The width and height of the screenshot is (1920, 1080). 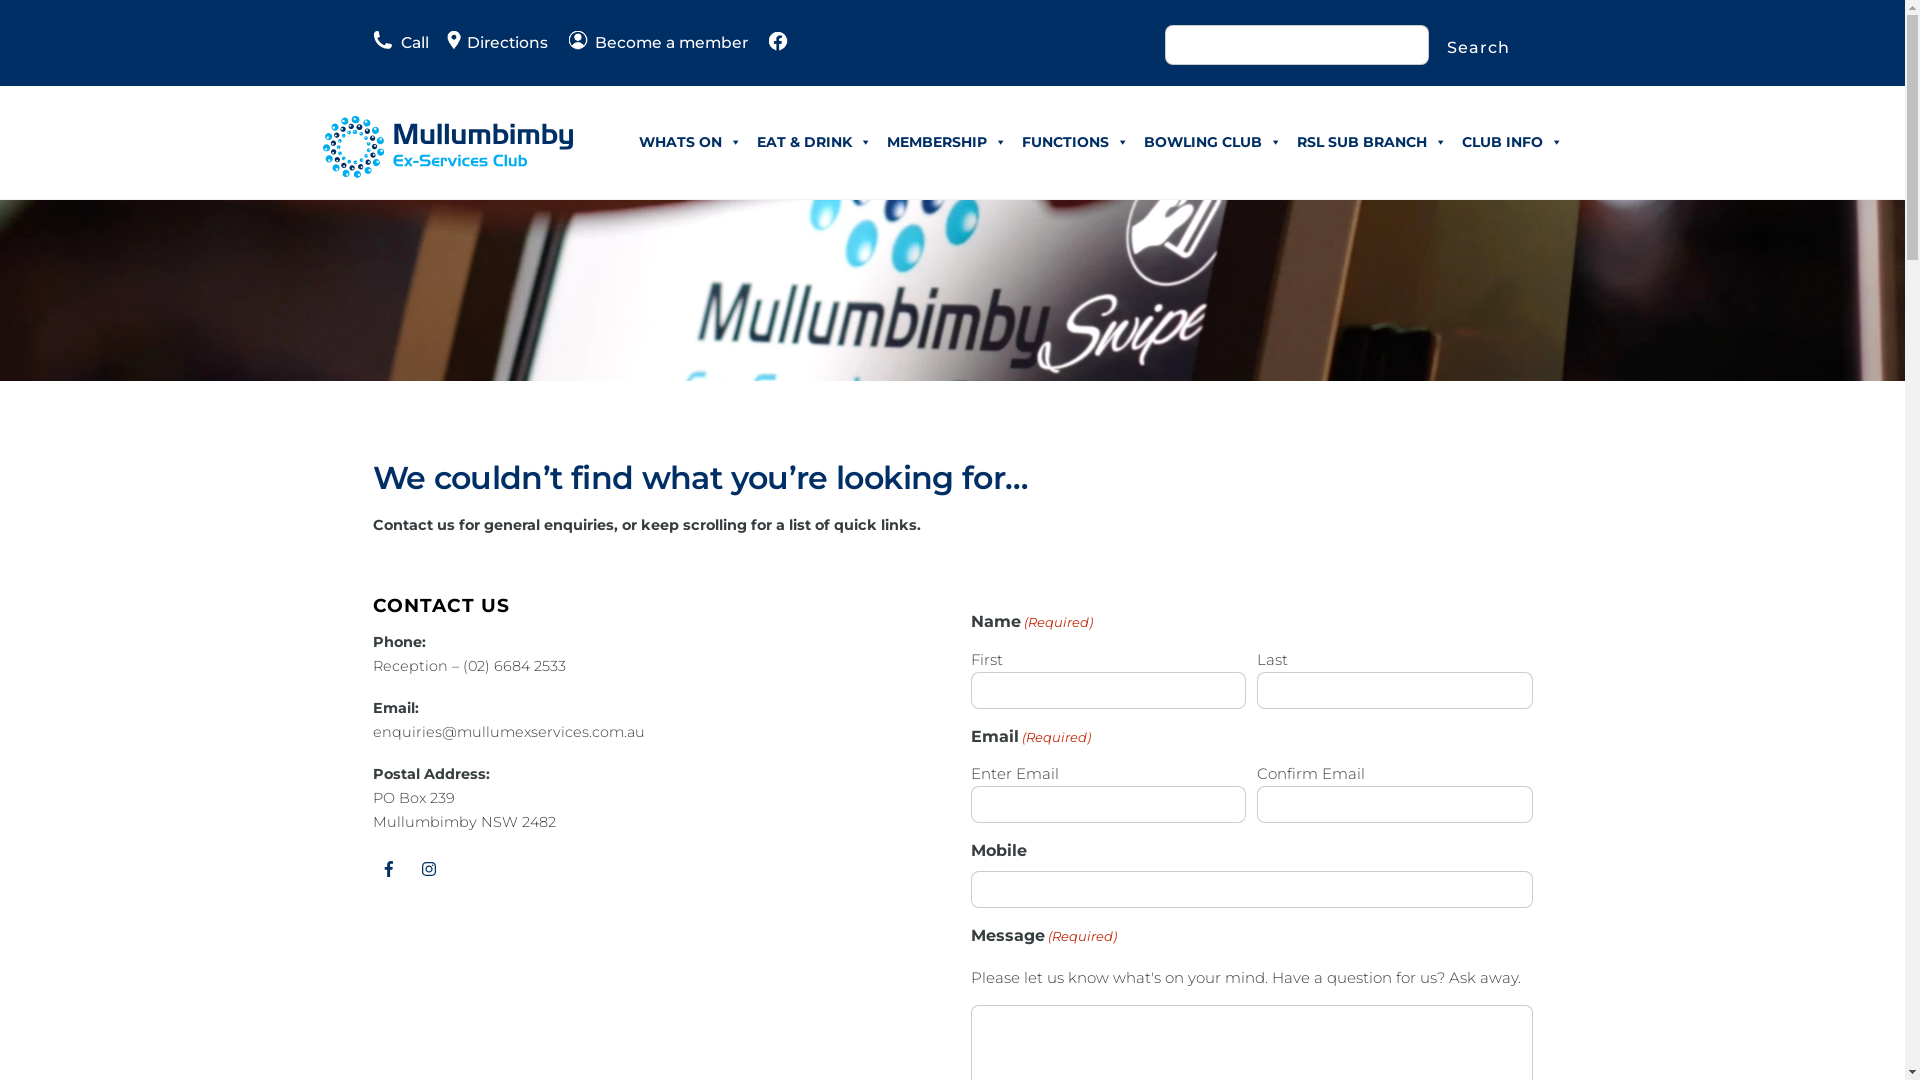 I want to click on 'WHATS ON', so click(x=690, y=141).